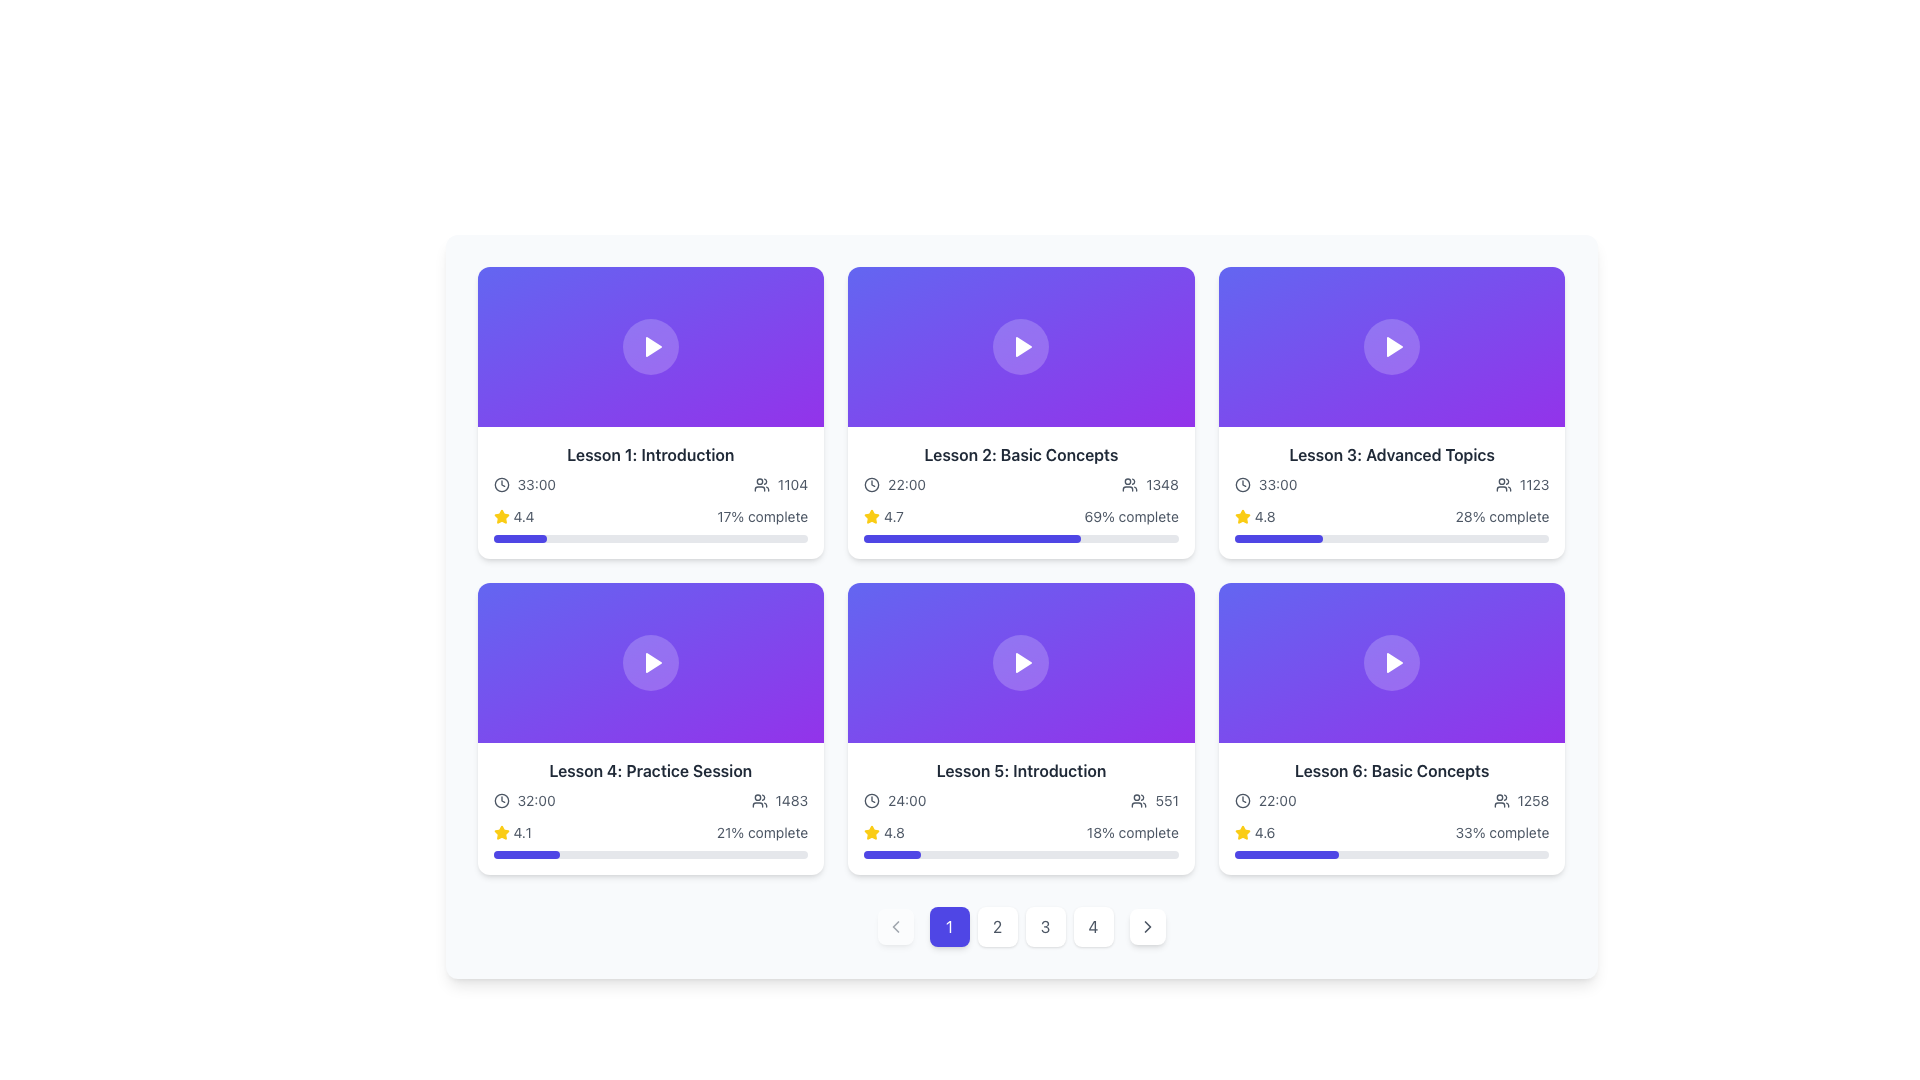  I want to click on the play button icon centered within the video preview of the 'Lesson 4: Practice Session' card, so click(653, 663).